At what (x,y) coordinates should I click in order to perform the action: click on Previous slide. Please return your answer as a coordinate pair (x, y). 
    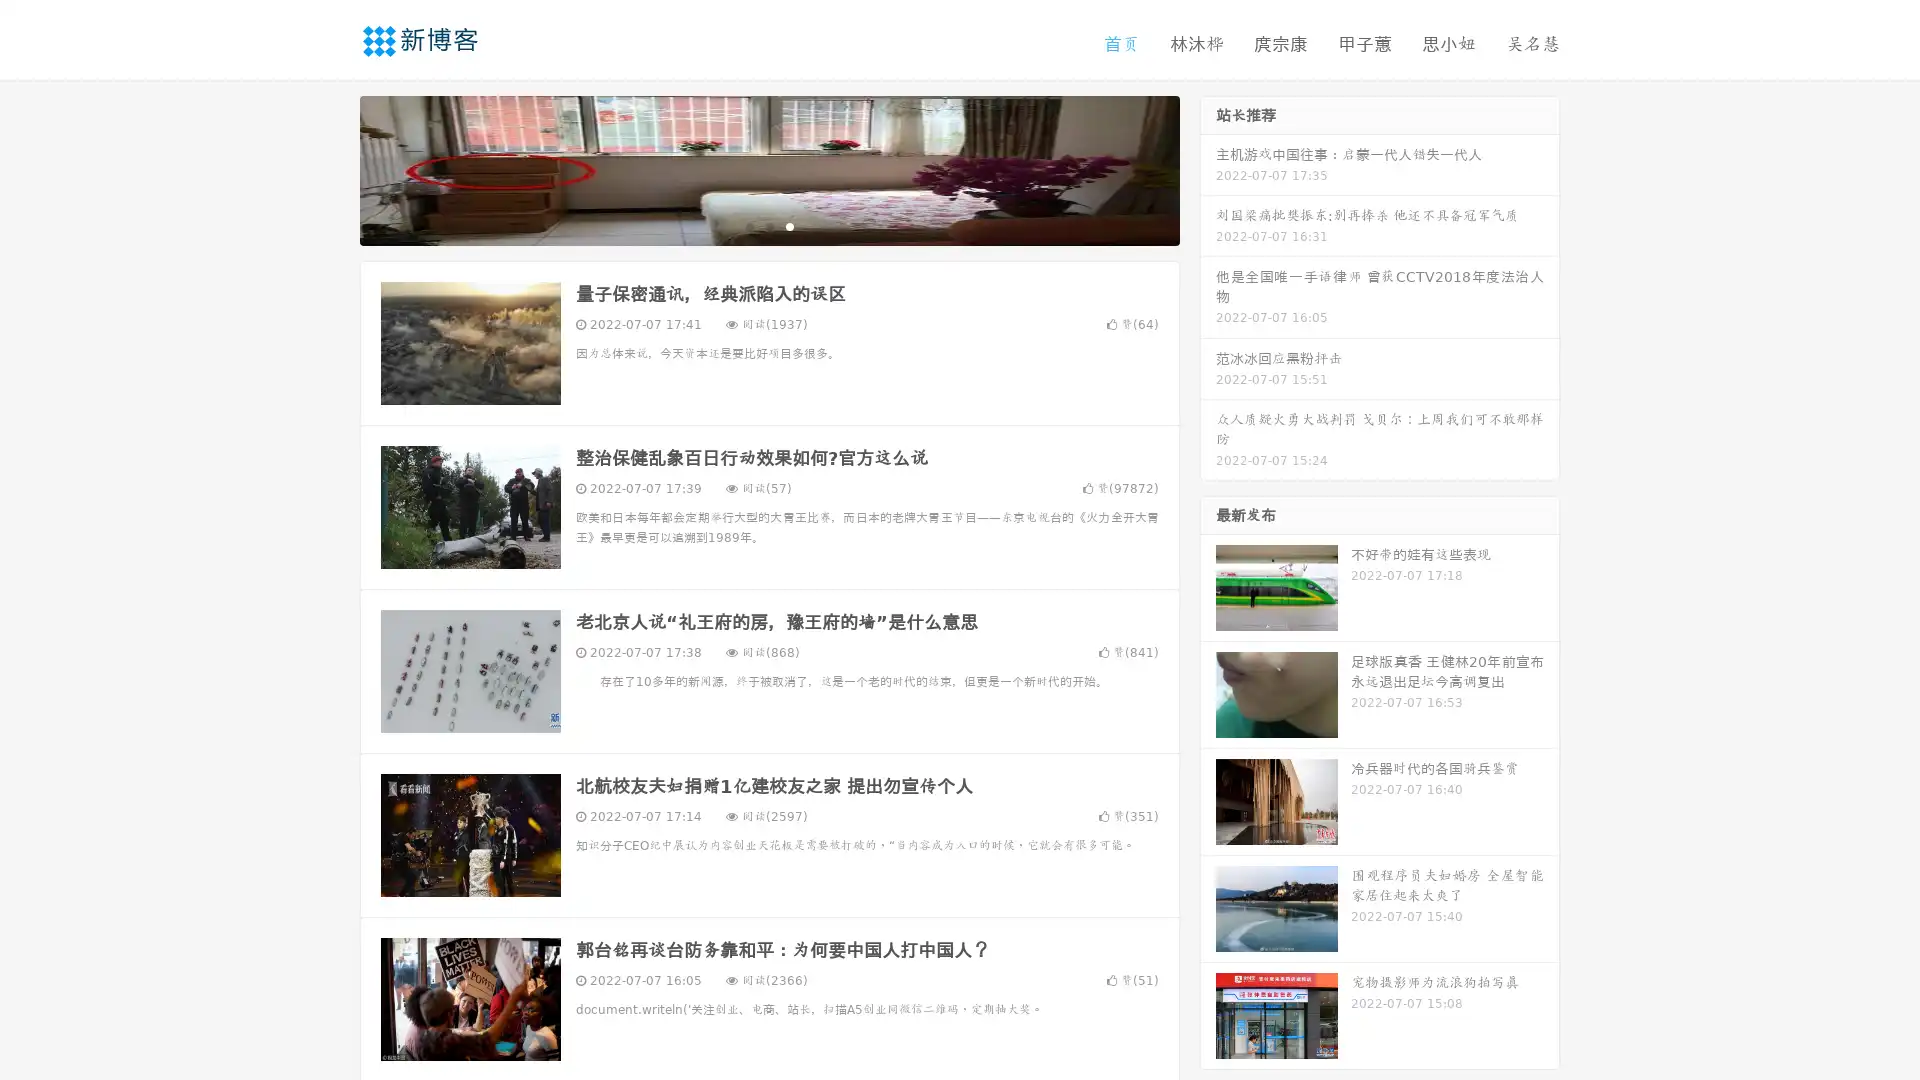
    Looking at the image, I should click on (330, 168).